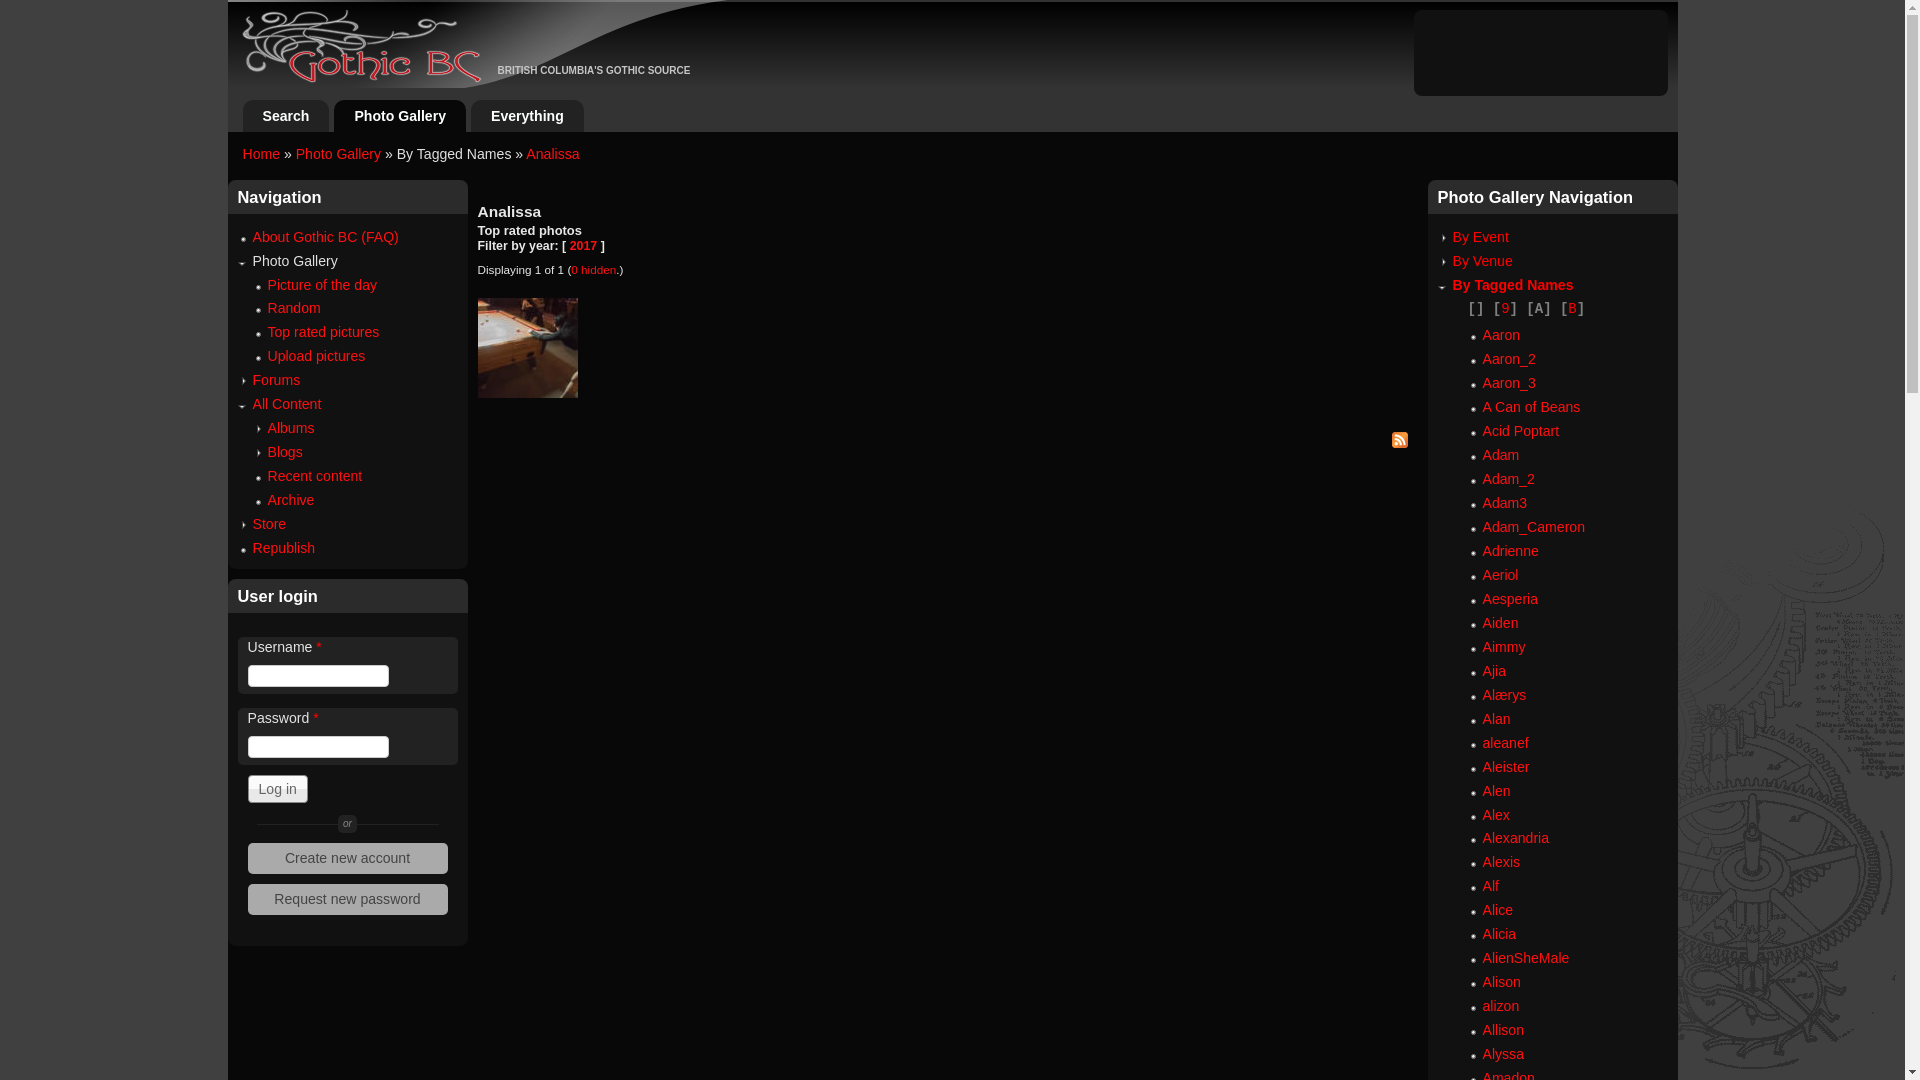 The width and height of the screenshot is (1920, 1080). I want to click on 'Adam_2', so click(1507, 478).